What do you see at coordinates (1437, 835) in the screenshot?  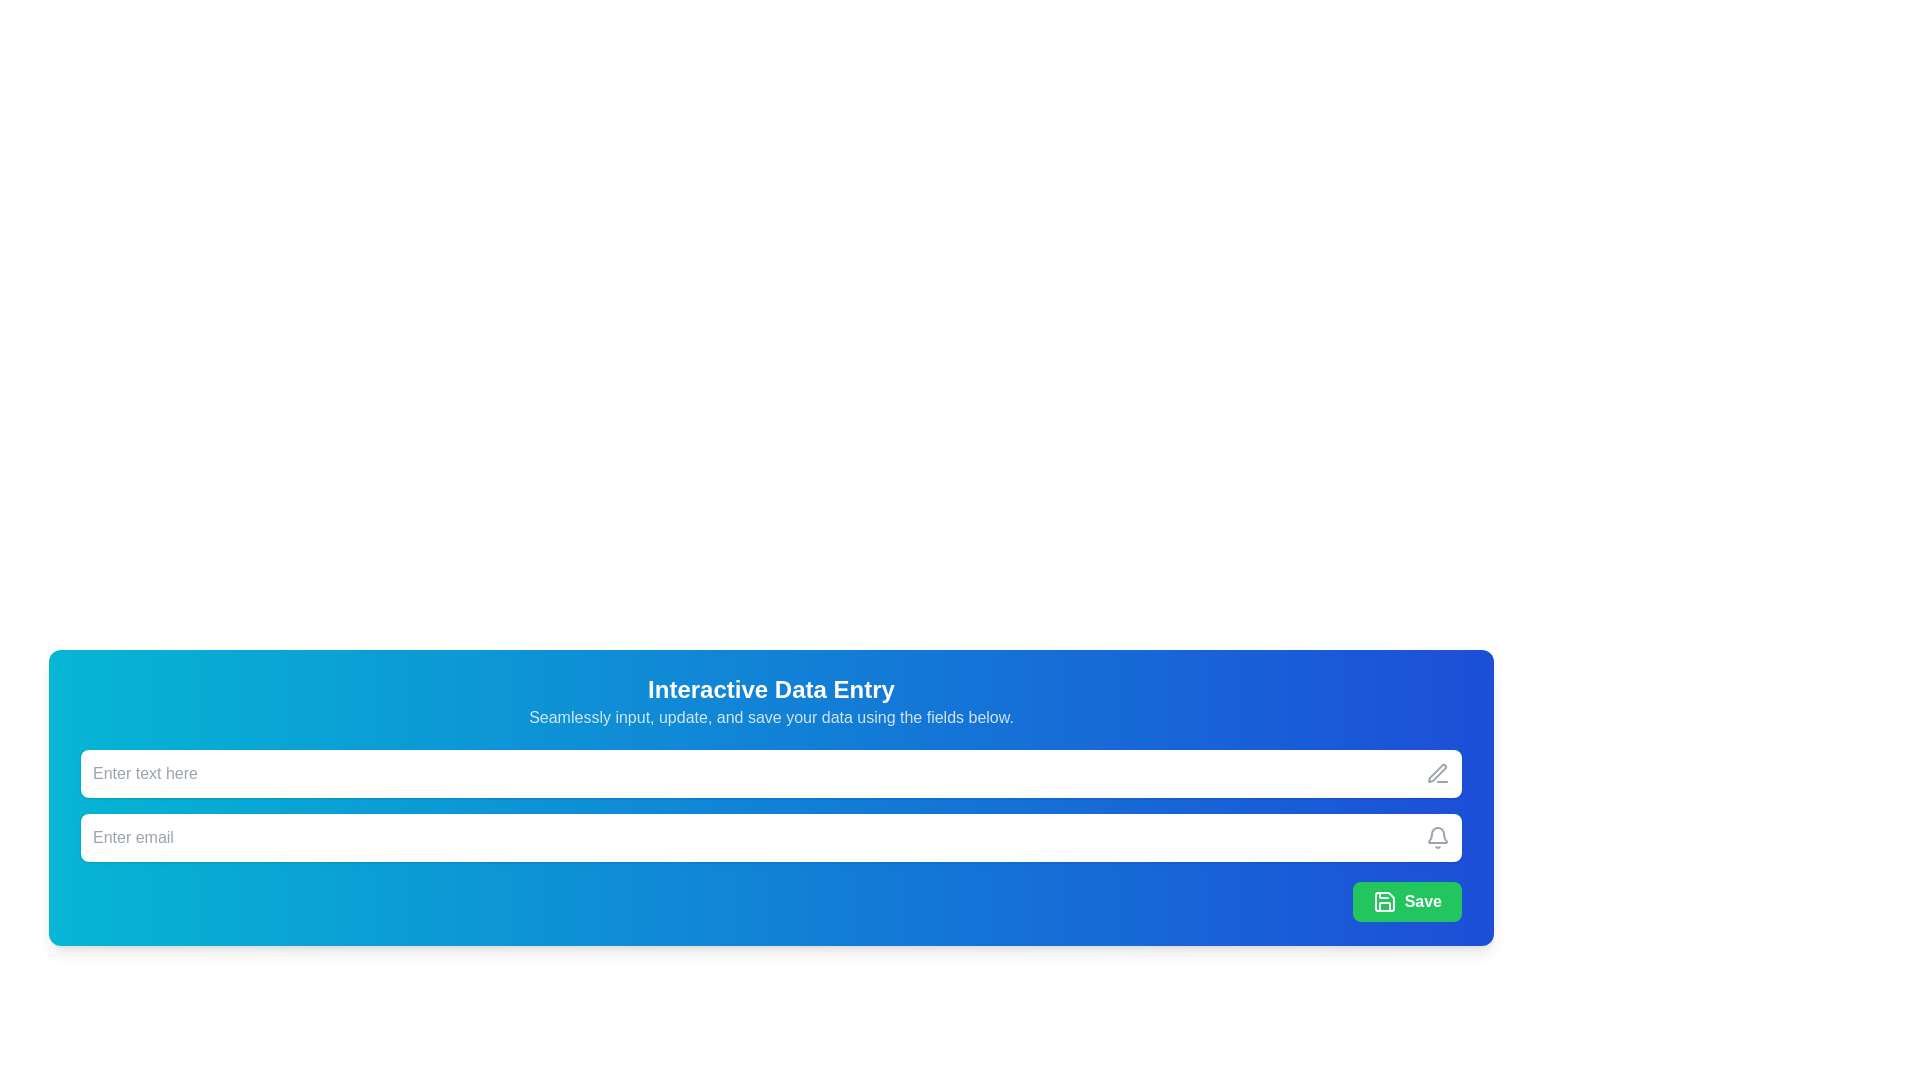 I see `the main body of the bell icon, which is represented by an outlined semicircular shape with a small protrusion at the top, located at the top right corner of the interface` at bounding box center [1437, 835].